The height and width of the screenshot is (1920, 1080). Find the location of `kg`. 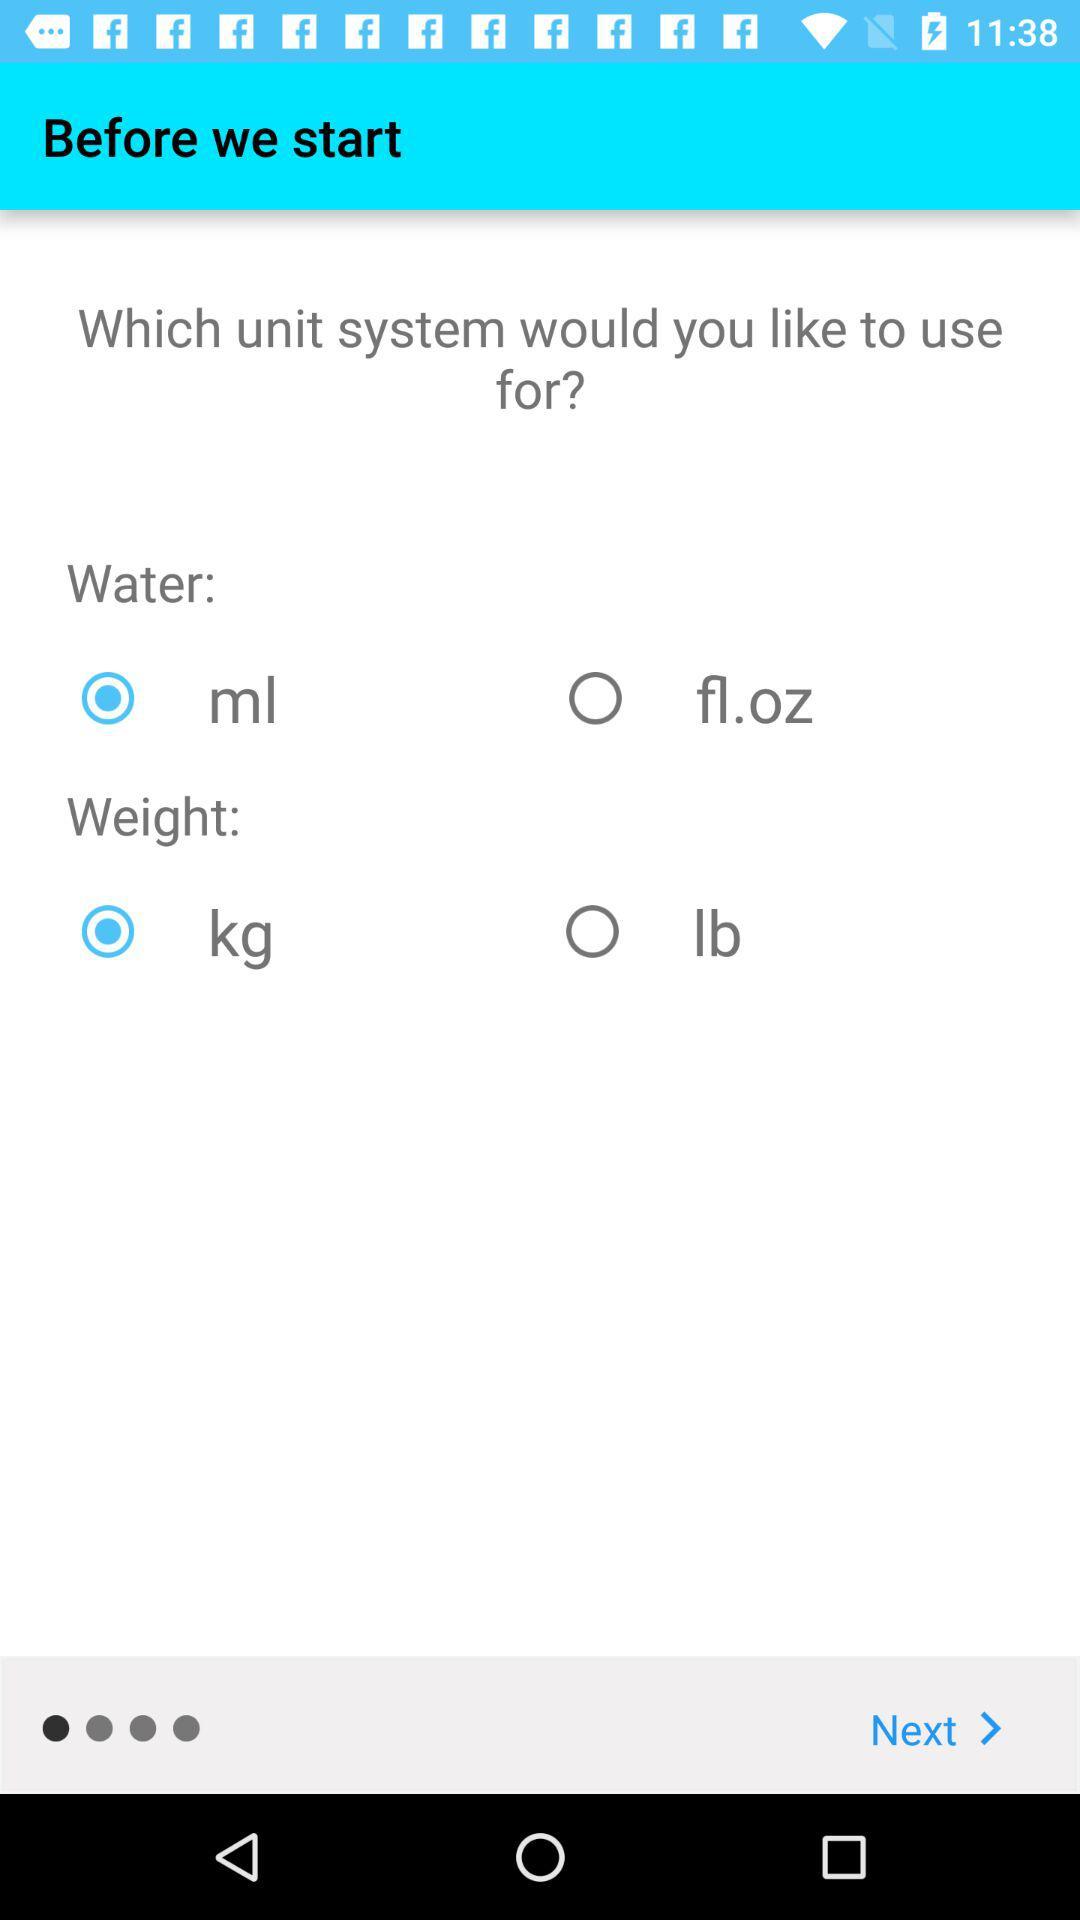

kg is located at coordinates (308, 930).